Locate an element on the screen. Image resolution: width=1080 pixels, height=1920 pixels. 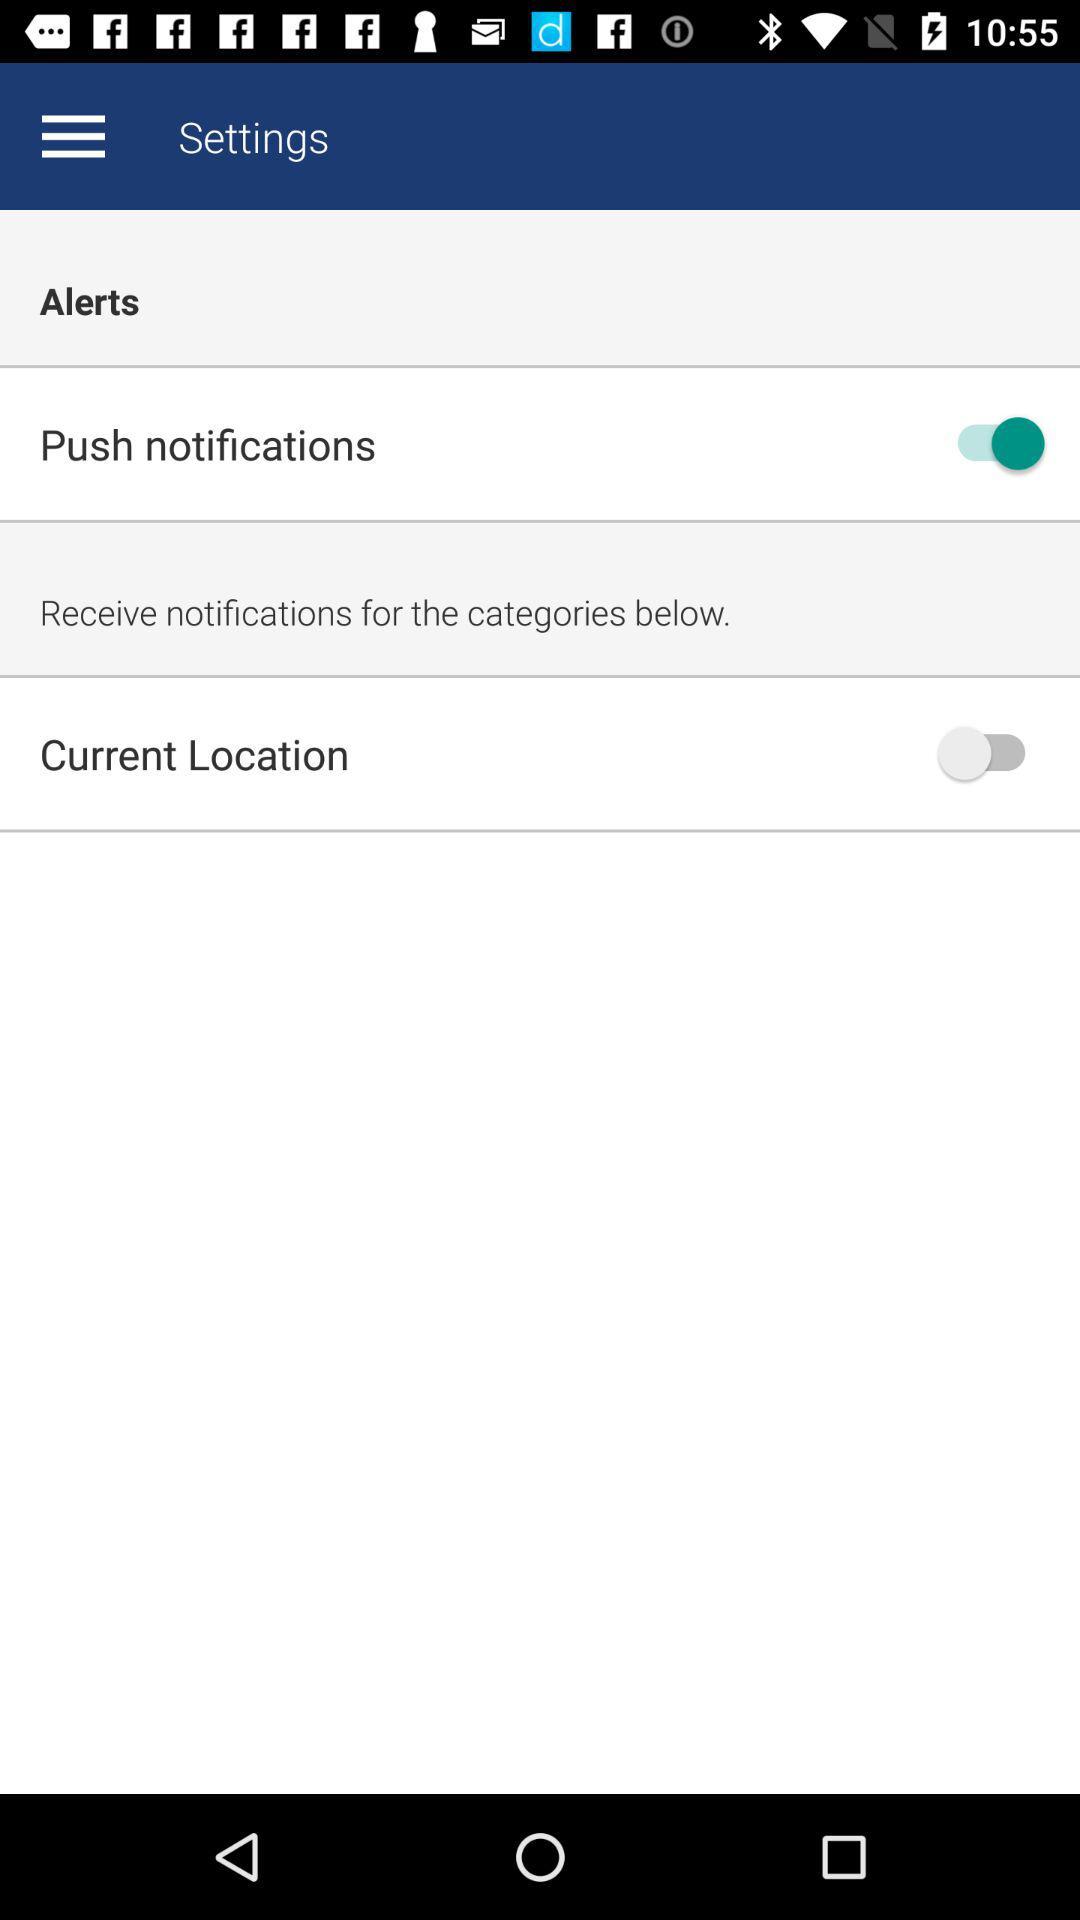
switch toggle for notifications is located at coordinates (991, 442).